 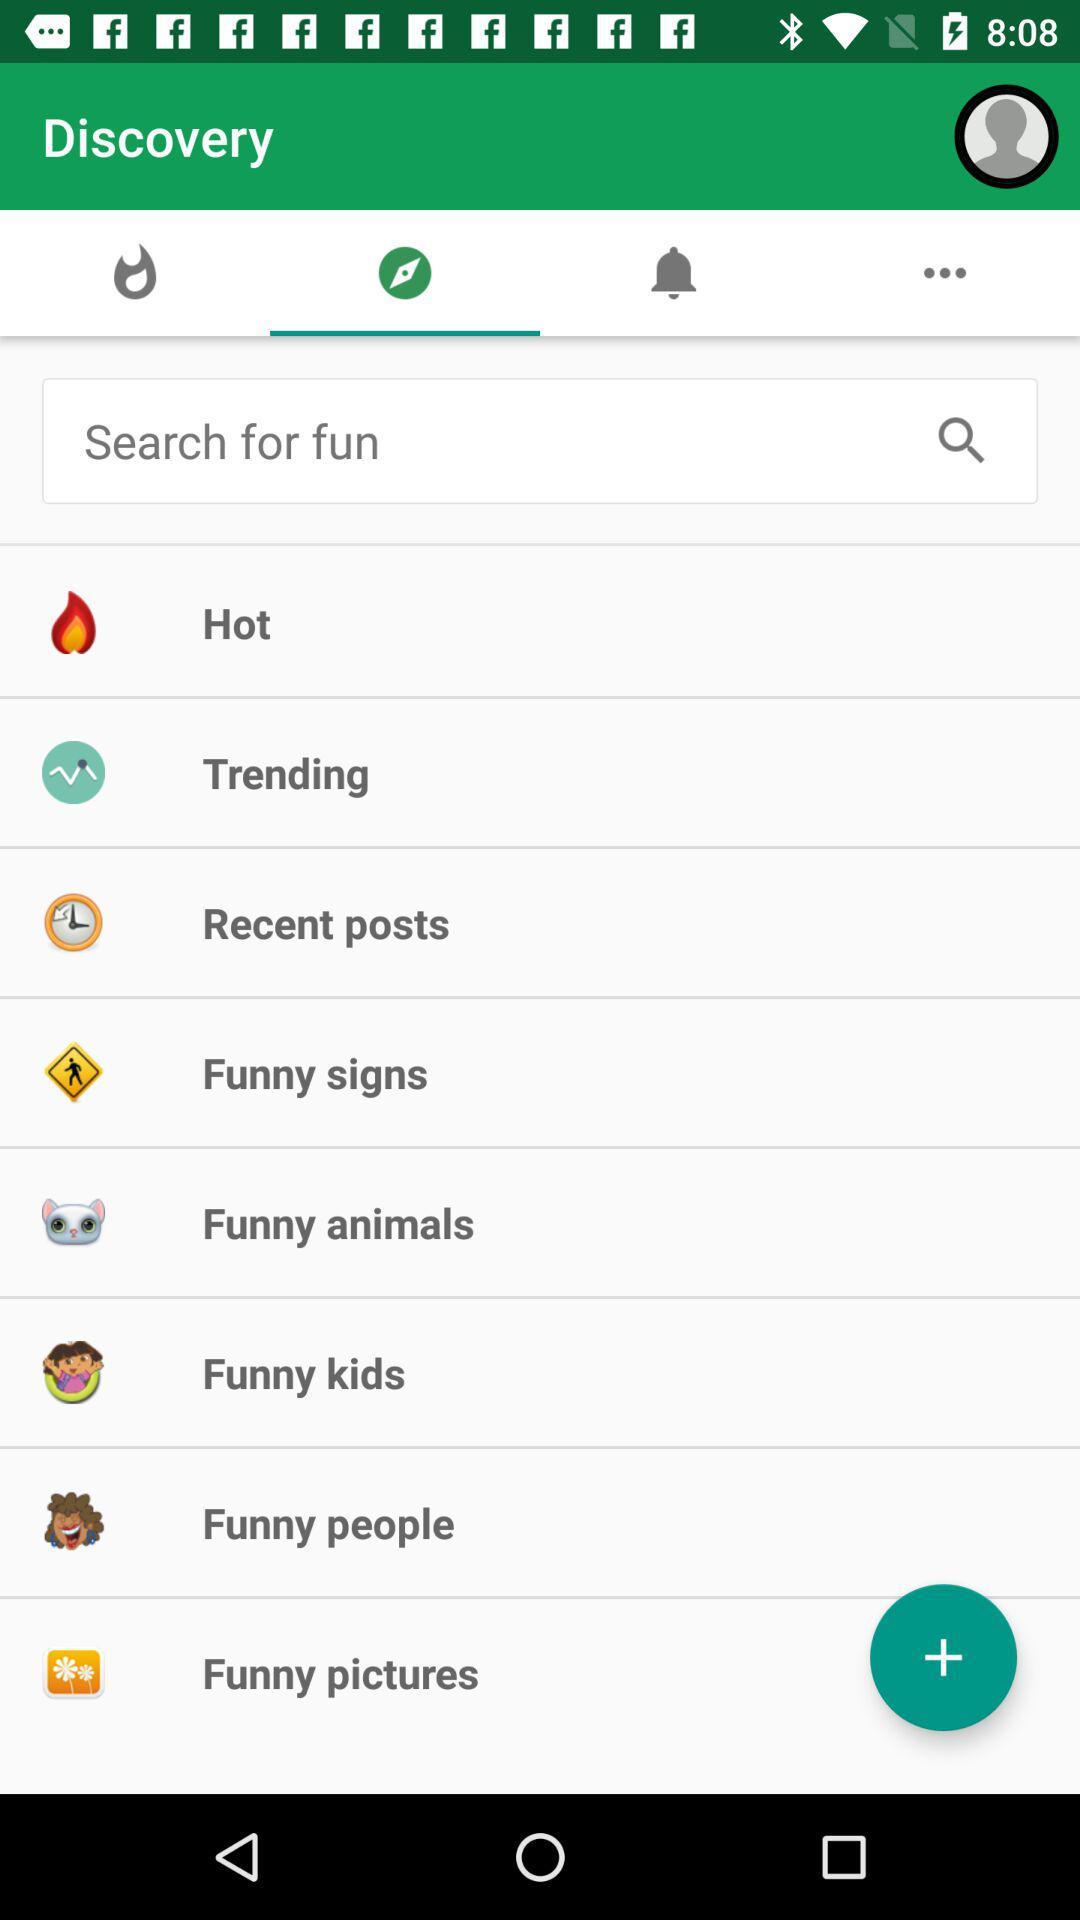 I want to click on to search, so click(x=961, y=440).